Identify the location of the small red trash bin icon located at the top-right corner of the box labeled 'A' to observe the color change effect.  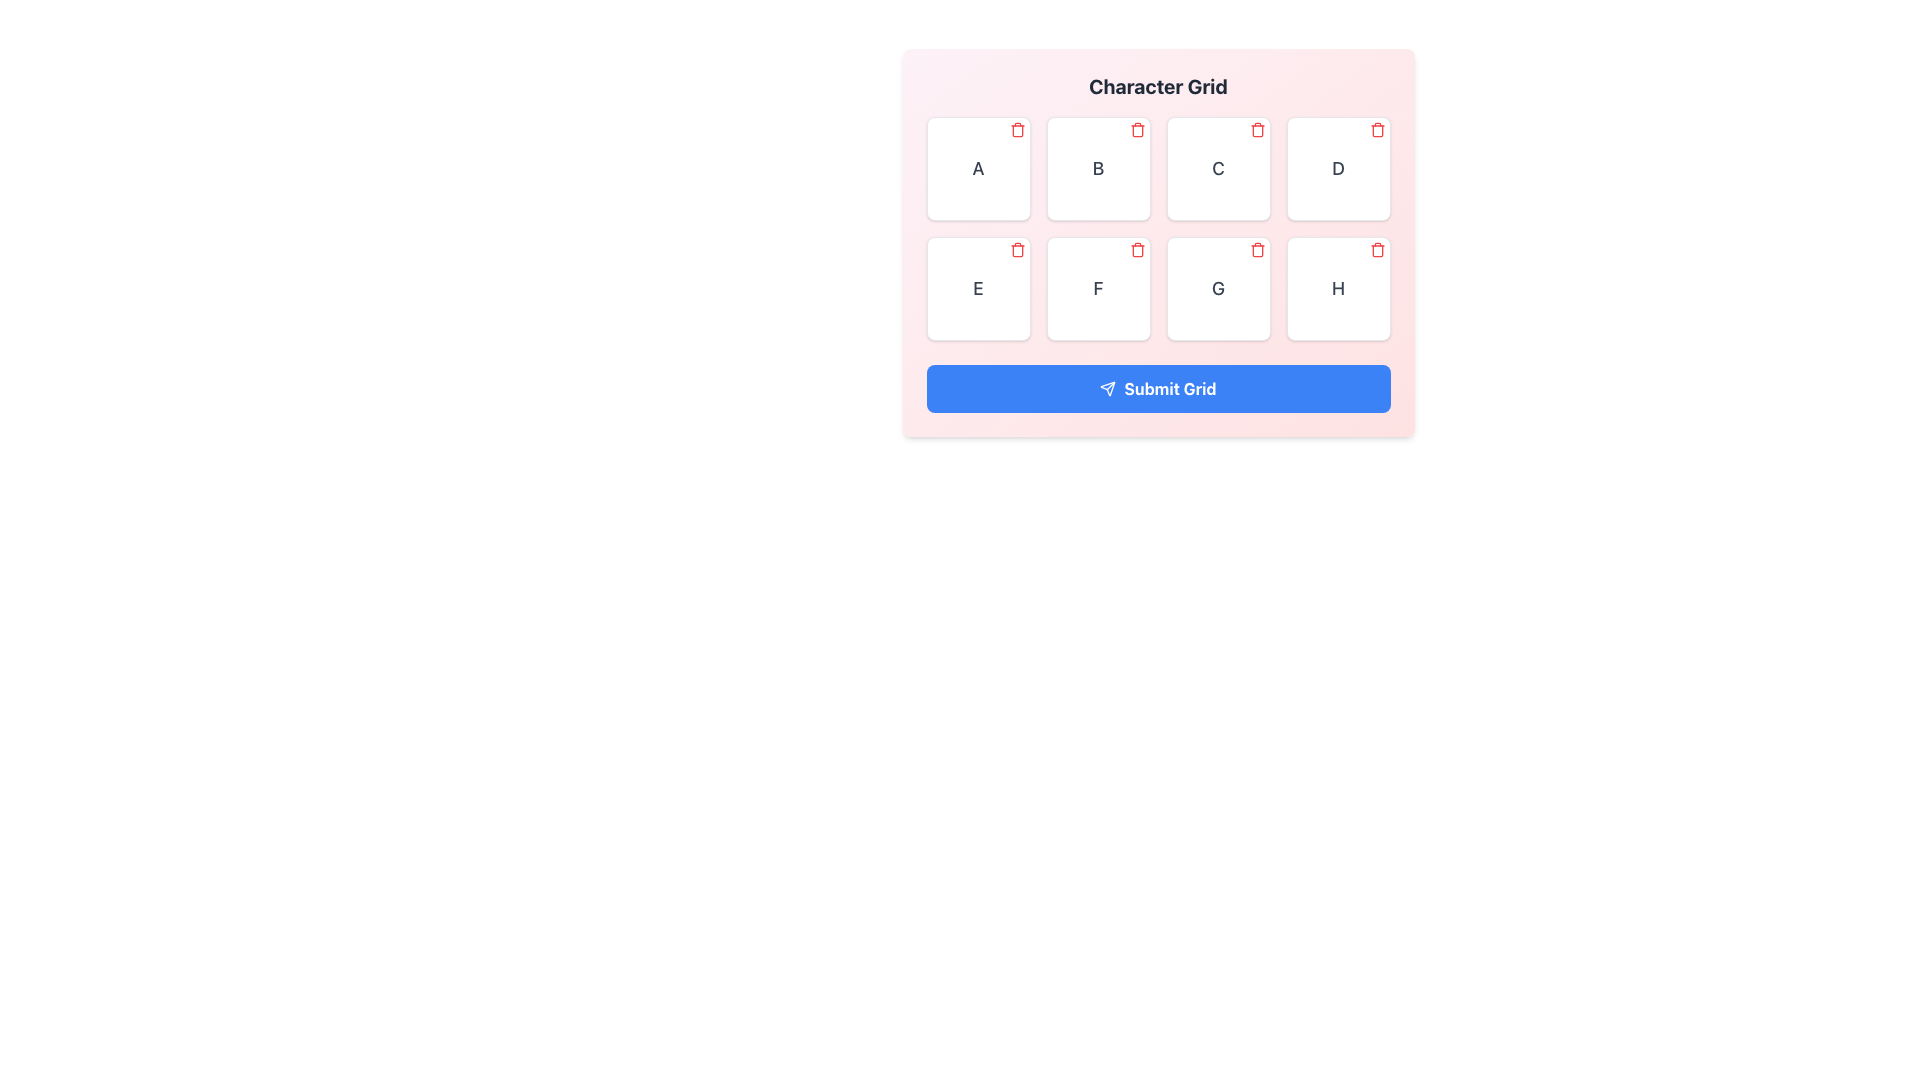
(1017, 130).